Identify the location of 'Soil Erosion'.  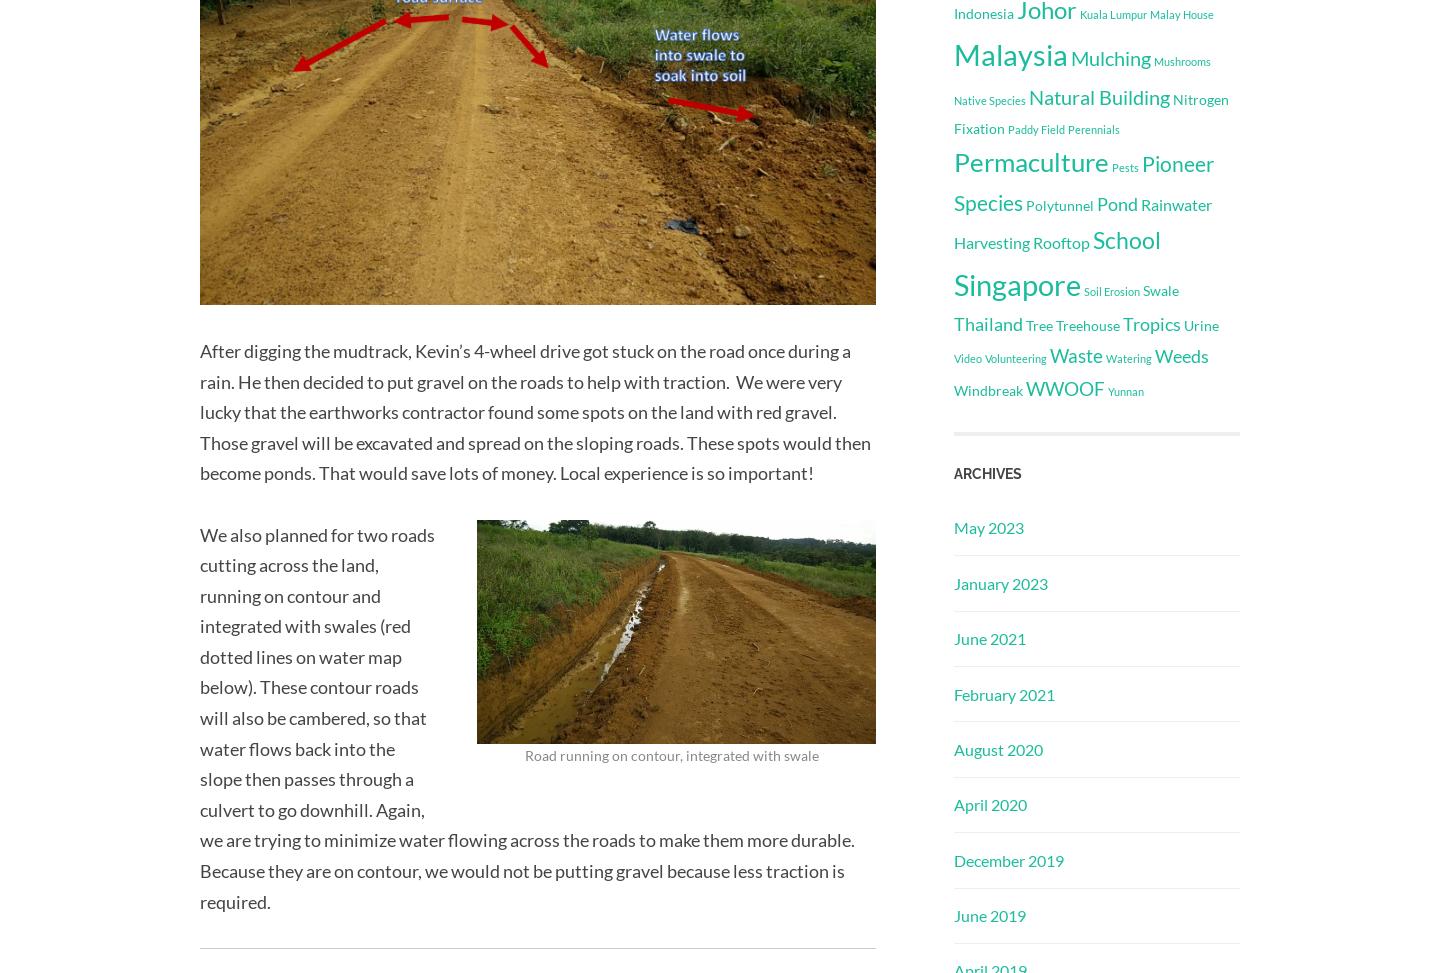
(1110, 291).